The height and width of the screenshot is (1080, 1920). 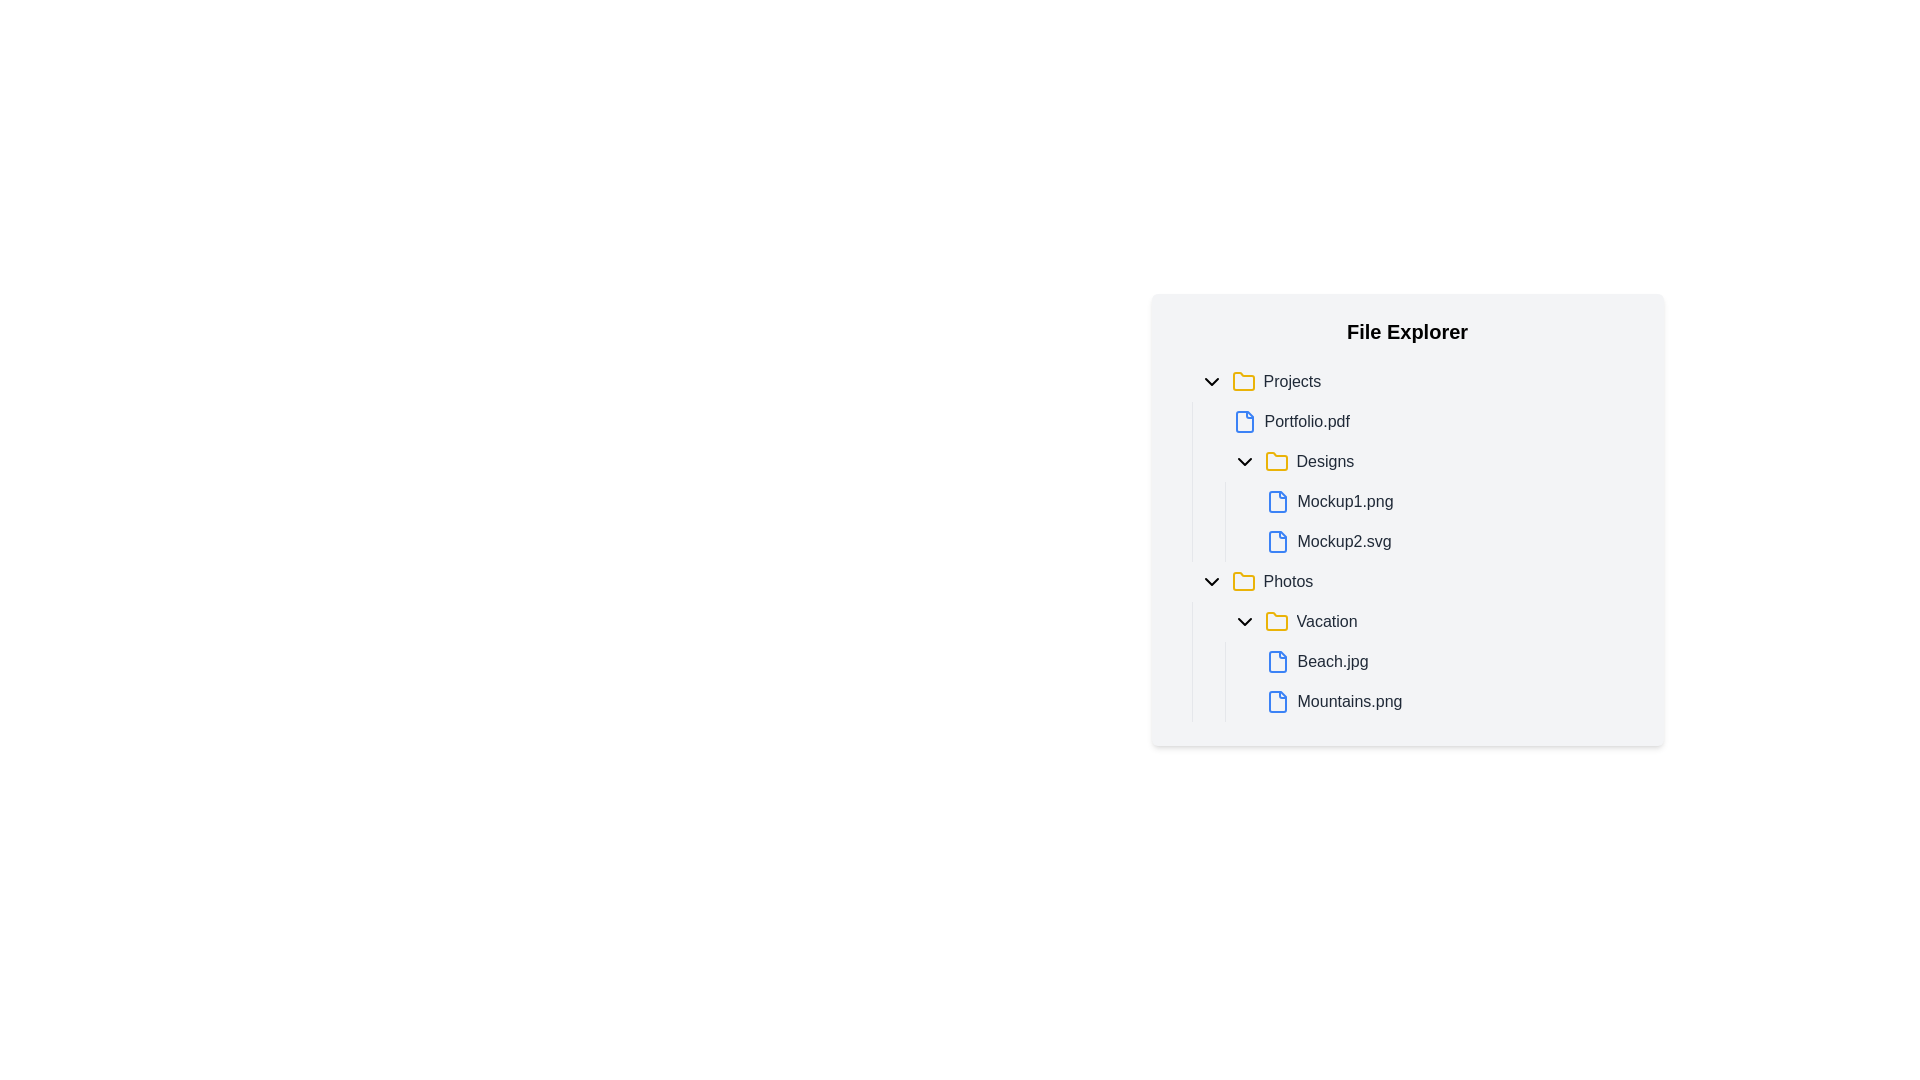 I want to click on the text label displaying the file name 'Mockup1.png', so click(x=1345, y=500).